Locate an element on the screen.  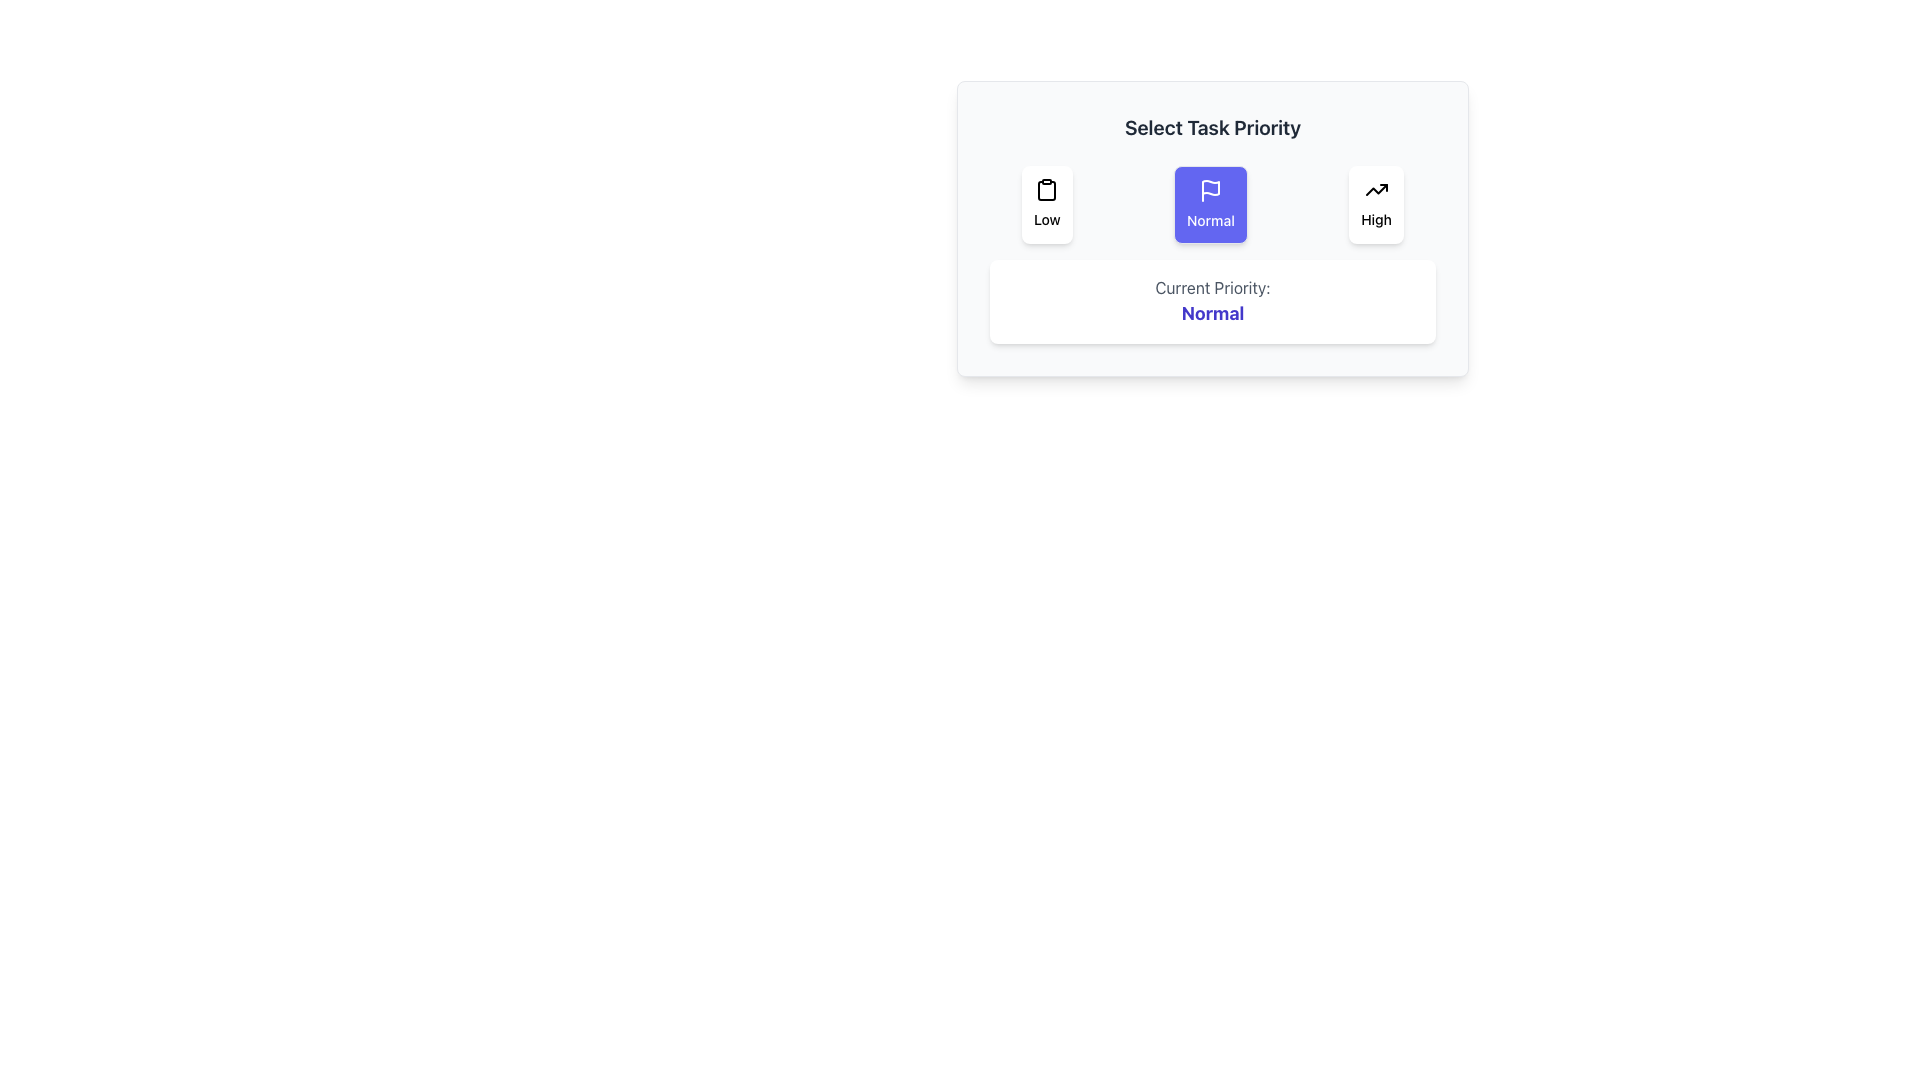
the Text Display that shows 'Current Priority: Normal', which is located beneath the selectable priority levels in a white rounded rectangular card is located at coordinates (1212, 301).